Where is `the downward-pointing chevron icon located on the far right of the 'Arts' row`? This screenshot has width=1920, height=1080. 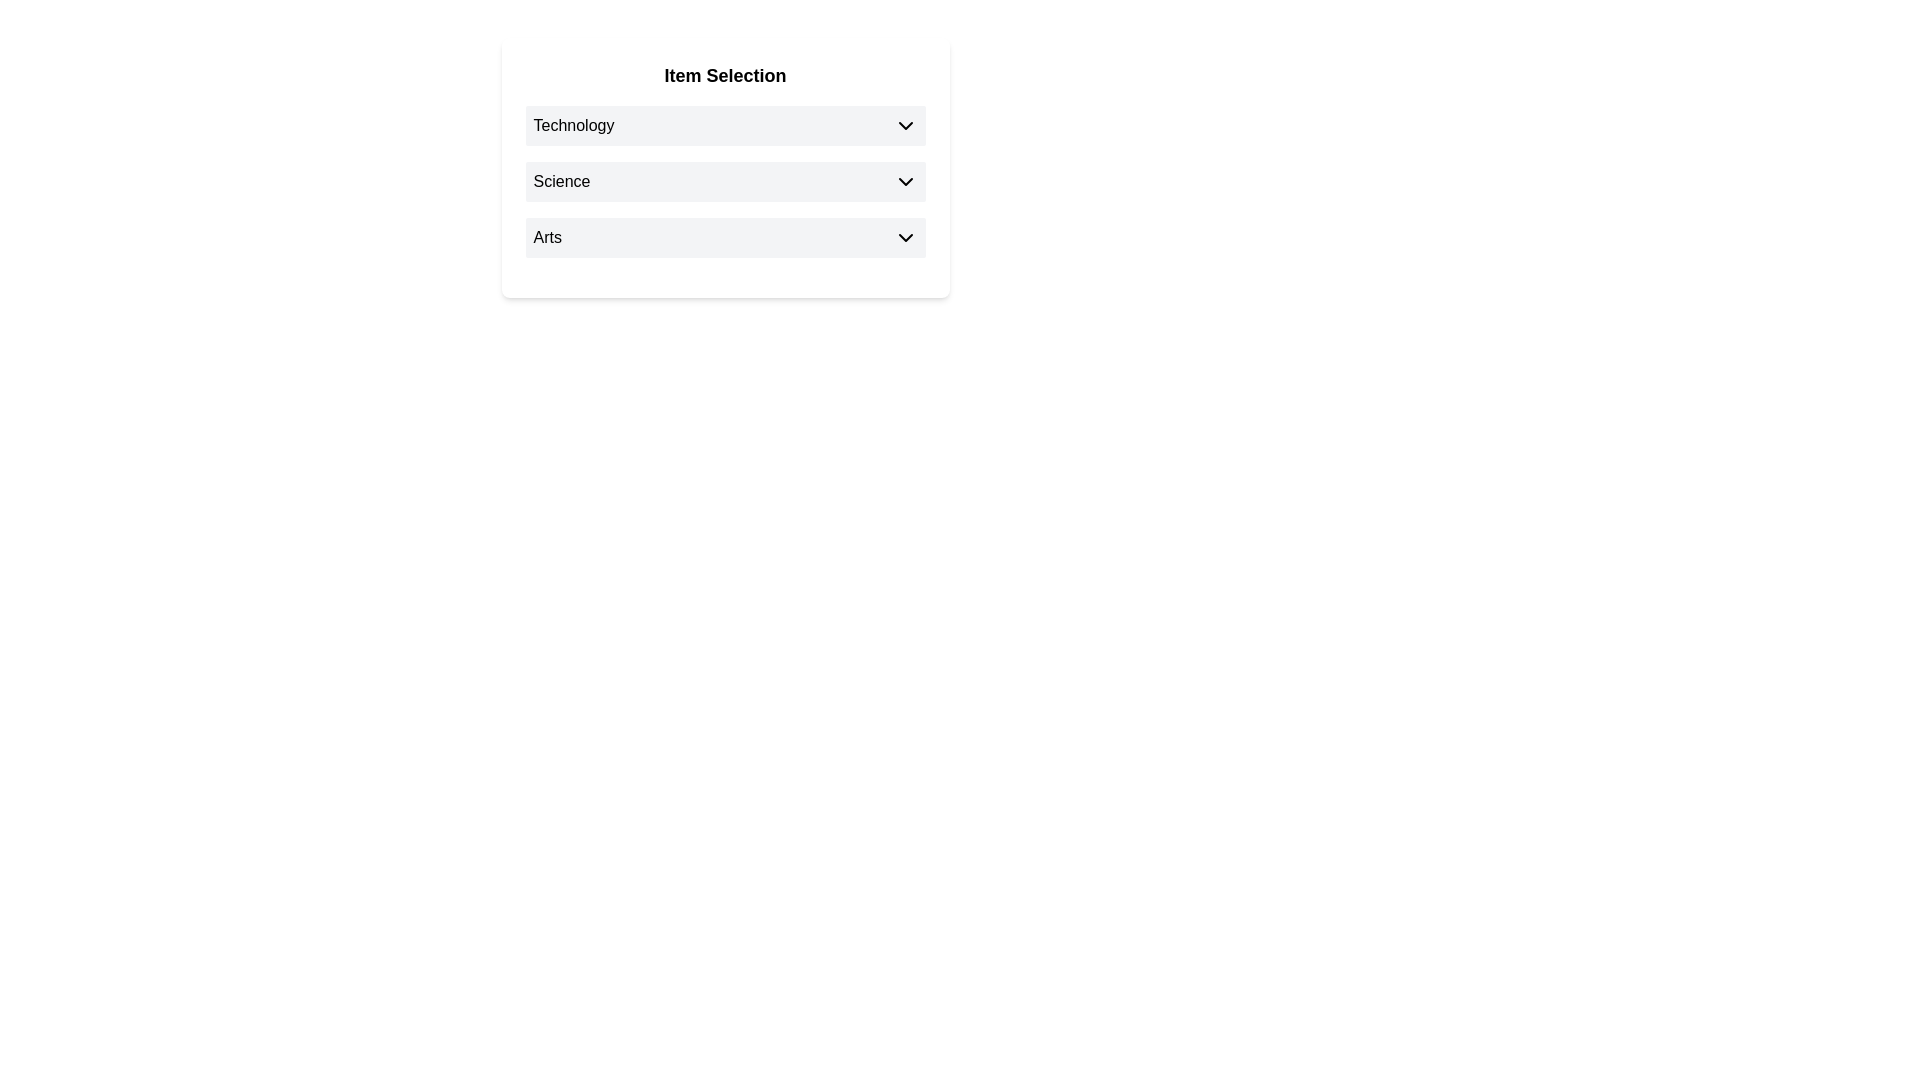
the downward-pointing chevron icon located on the far right of the 'Arts' row is located at coordinates (904, 237).